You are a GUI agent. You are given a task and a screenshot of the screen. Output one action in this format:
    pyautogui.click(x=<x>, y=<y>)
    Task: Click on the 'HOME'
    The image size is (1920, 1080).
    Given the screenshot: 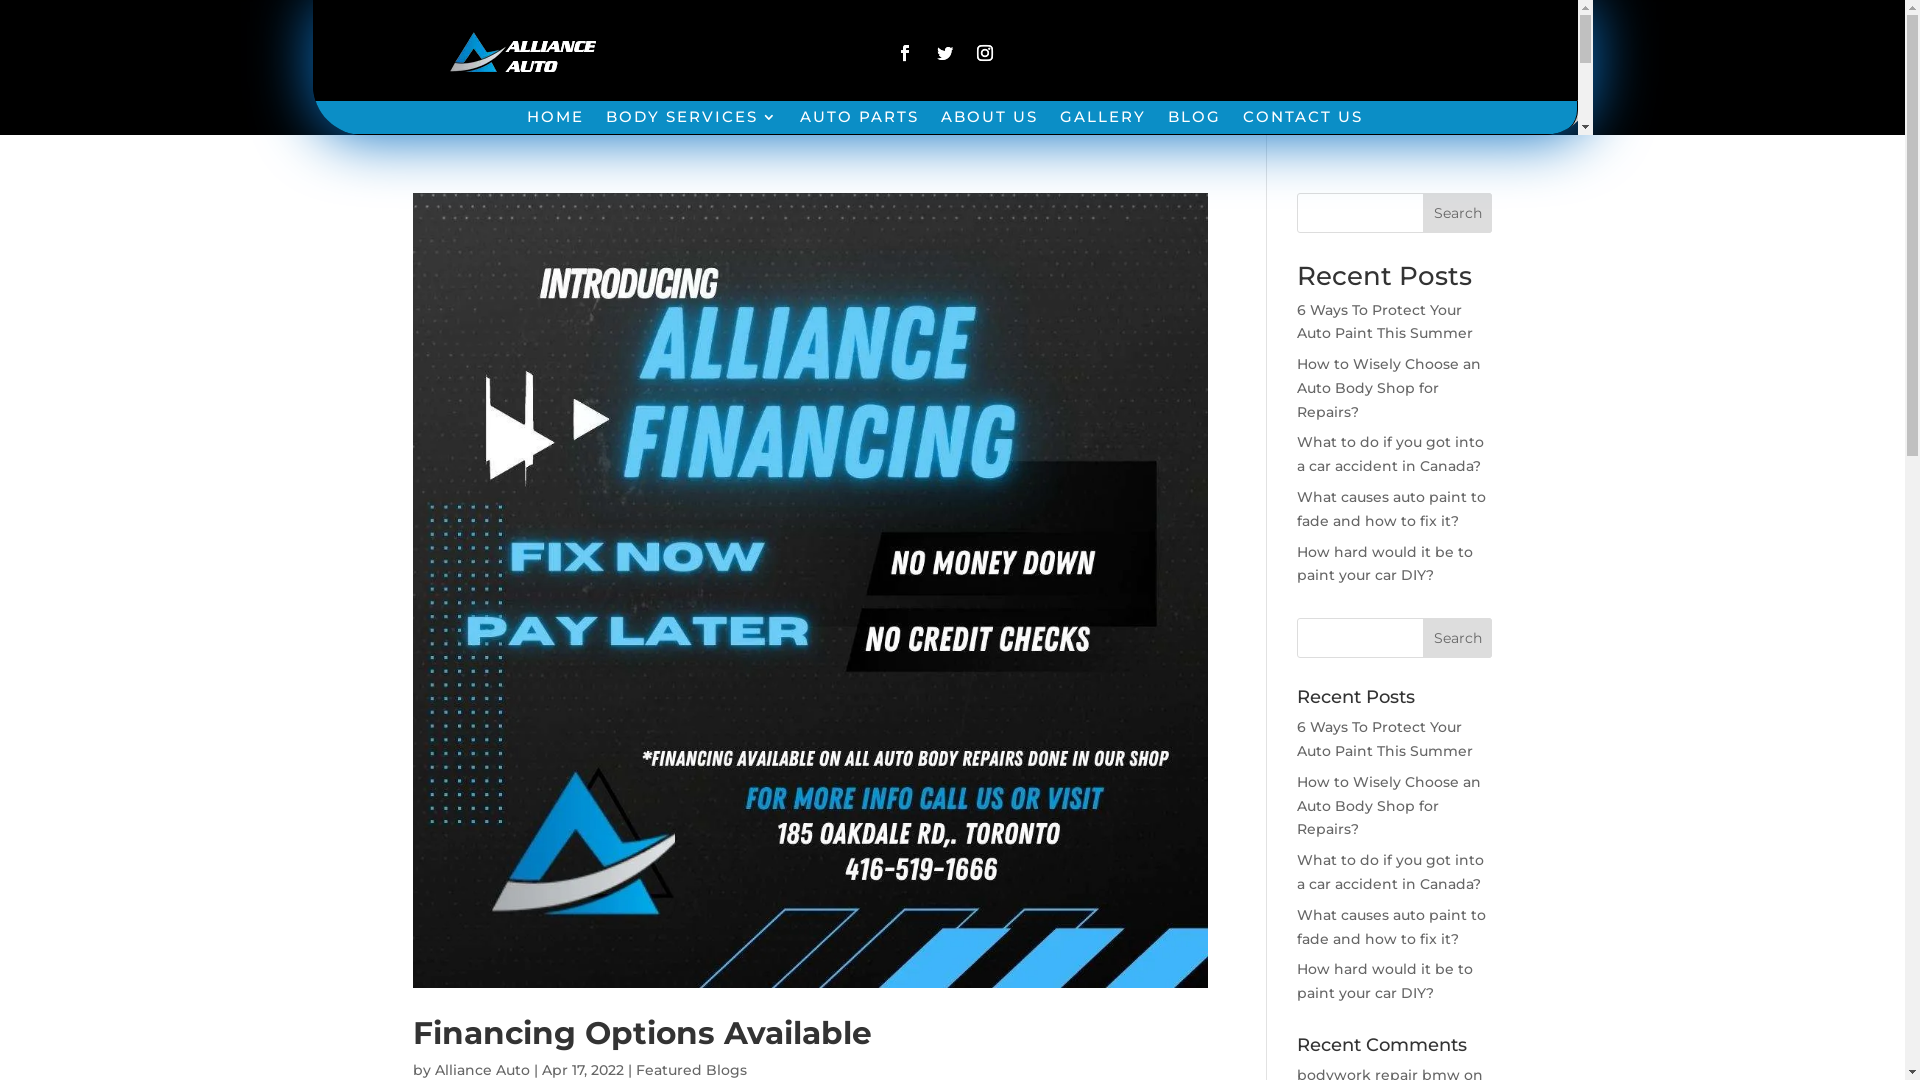 What is the action you would take?
    pyautogui.click(x=555, y=121)
    